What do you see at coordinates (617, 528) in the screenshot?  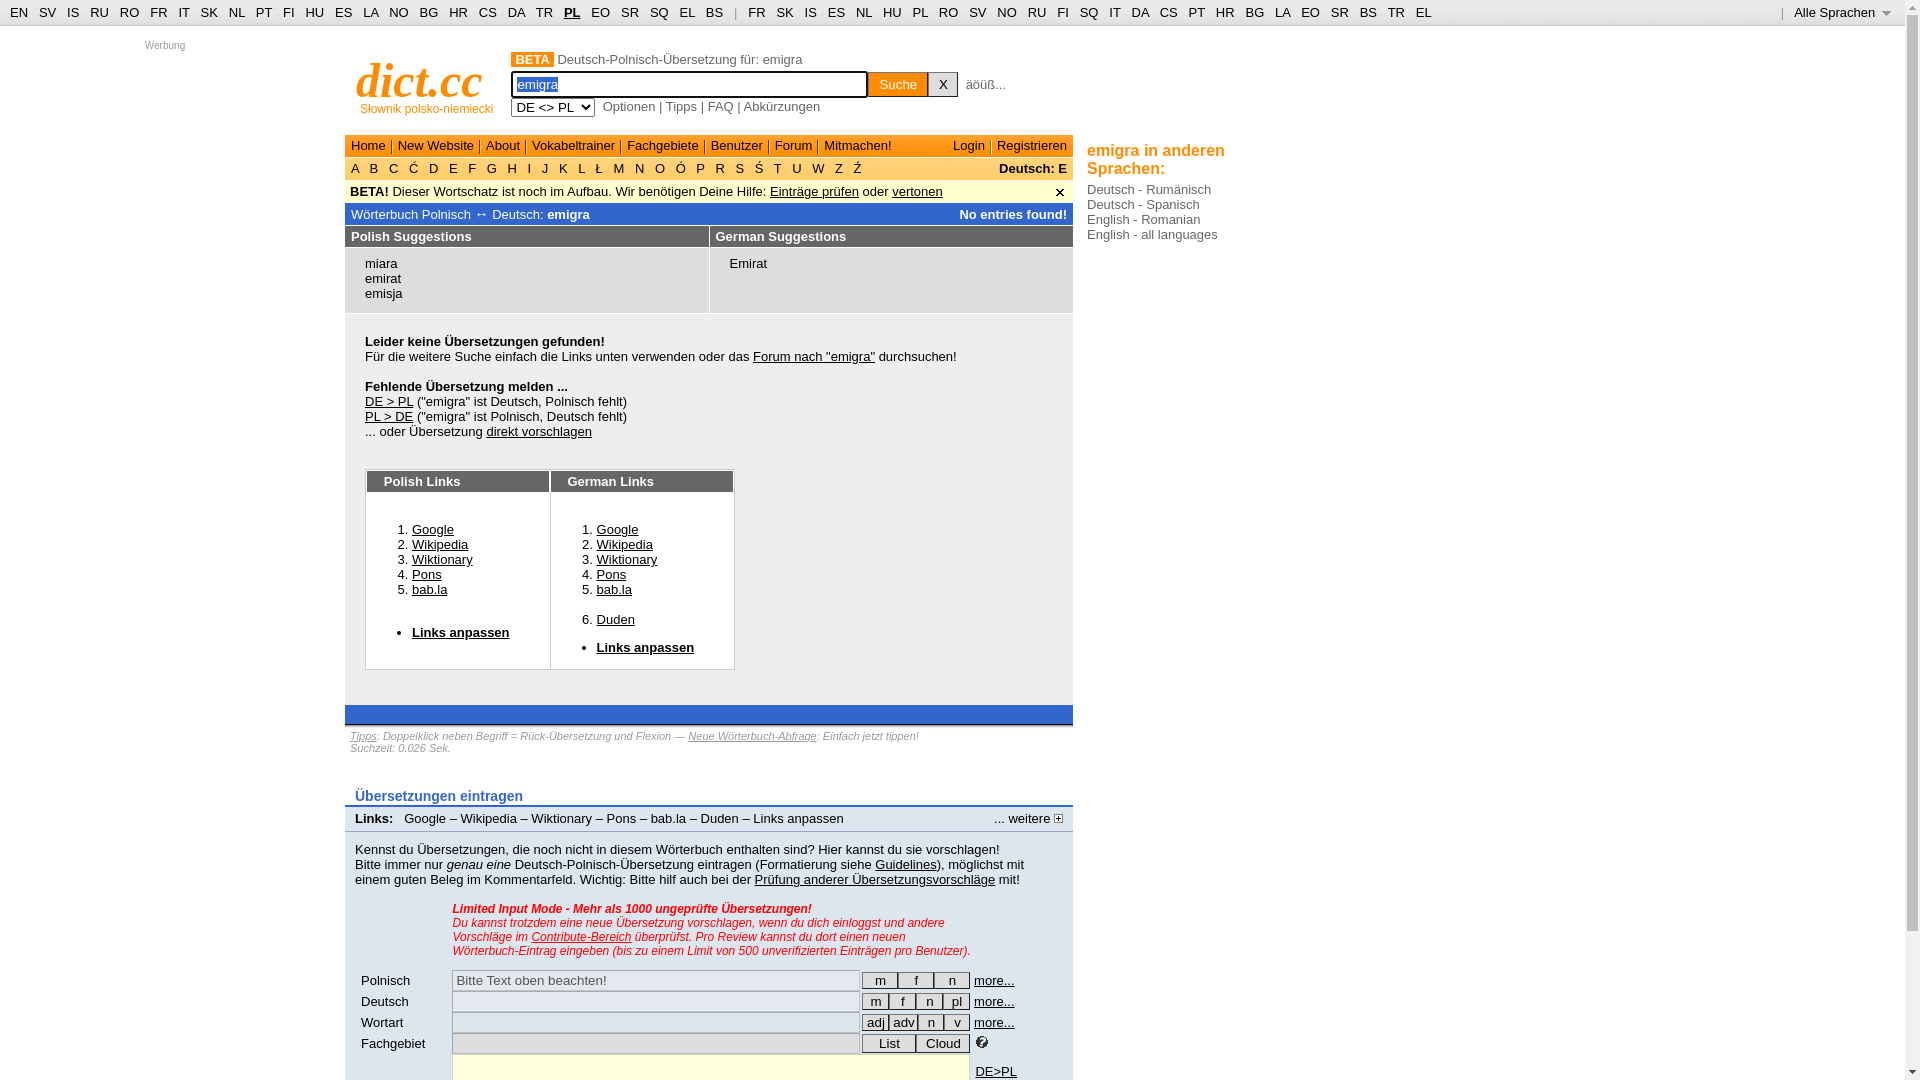 I see `'Google'` at bounding box center [617, 528].